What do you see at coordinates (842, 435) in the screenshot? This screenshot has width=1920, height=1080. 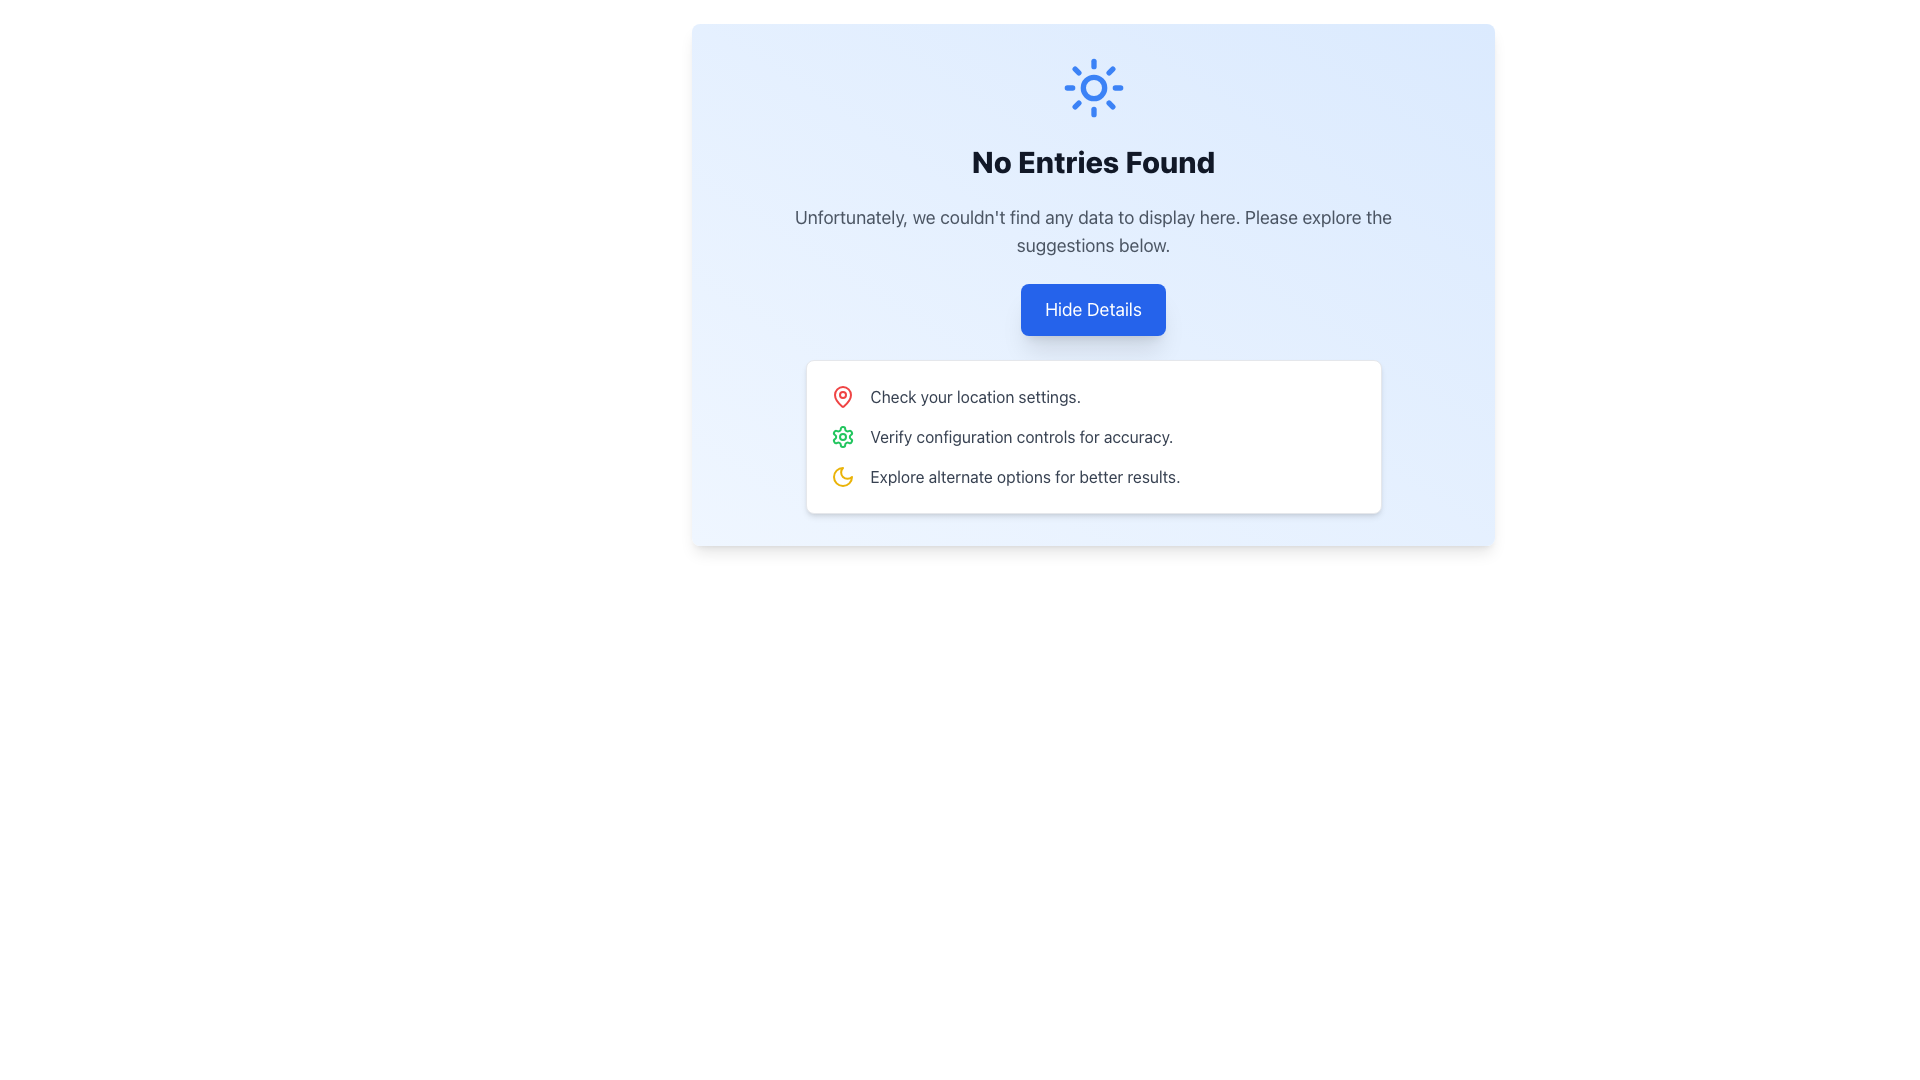 I see `the green cogwheel icon indicating settings functionality, which is located in the suggestion box to the left of the text 'Verify configuration controls for accuracy.'` at bounding box center [842, 435].